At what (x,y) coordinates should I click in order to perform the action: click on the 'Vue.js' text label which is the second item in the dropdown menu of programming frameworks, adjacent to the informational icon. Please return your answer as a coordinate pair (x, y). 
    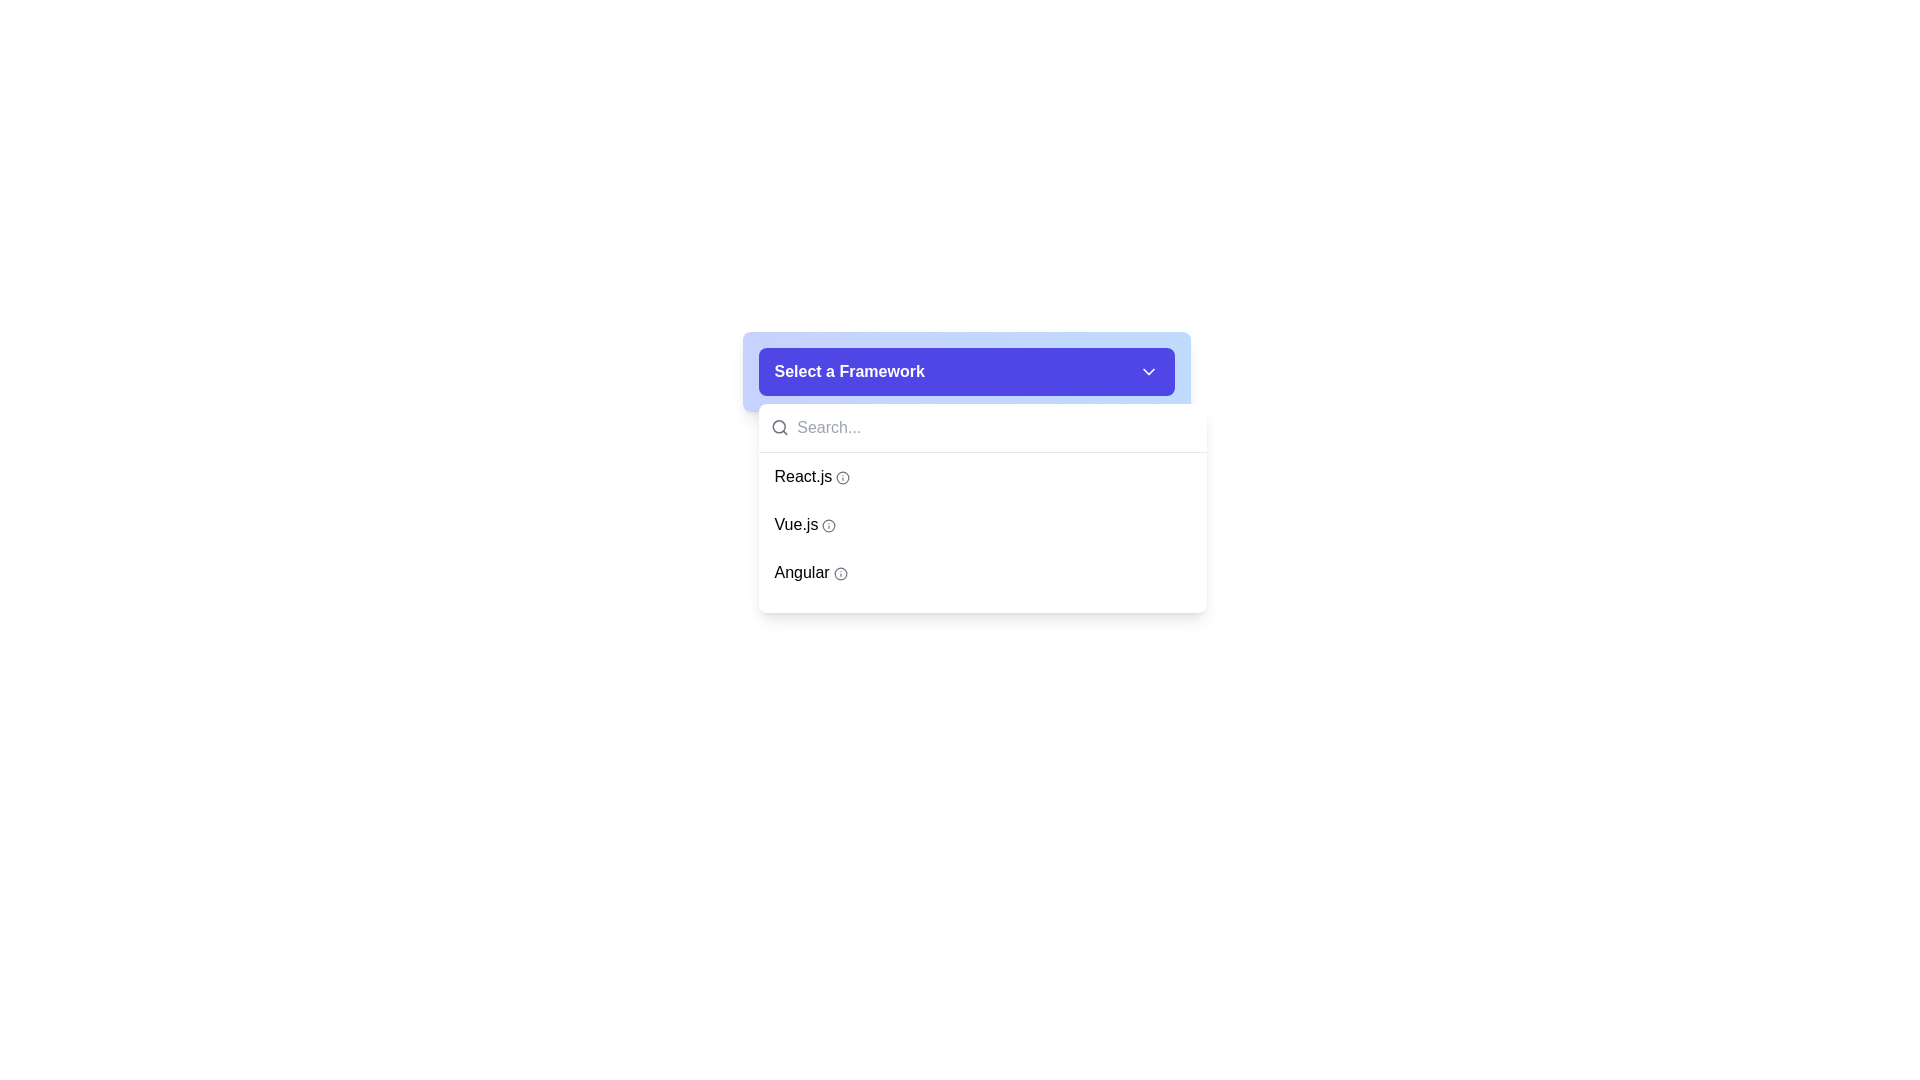
    Looking at the image, I should click on (805, 523).